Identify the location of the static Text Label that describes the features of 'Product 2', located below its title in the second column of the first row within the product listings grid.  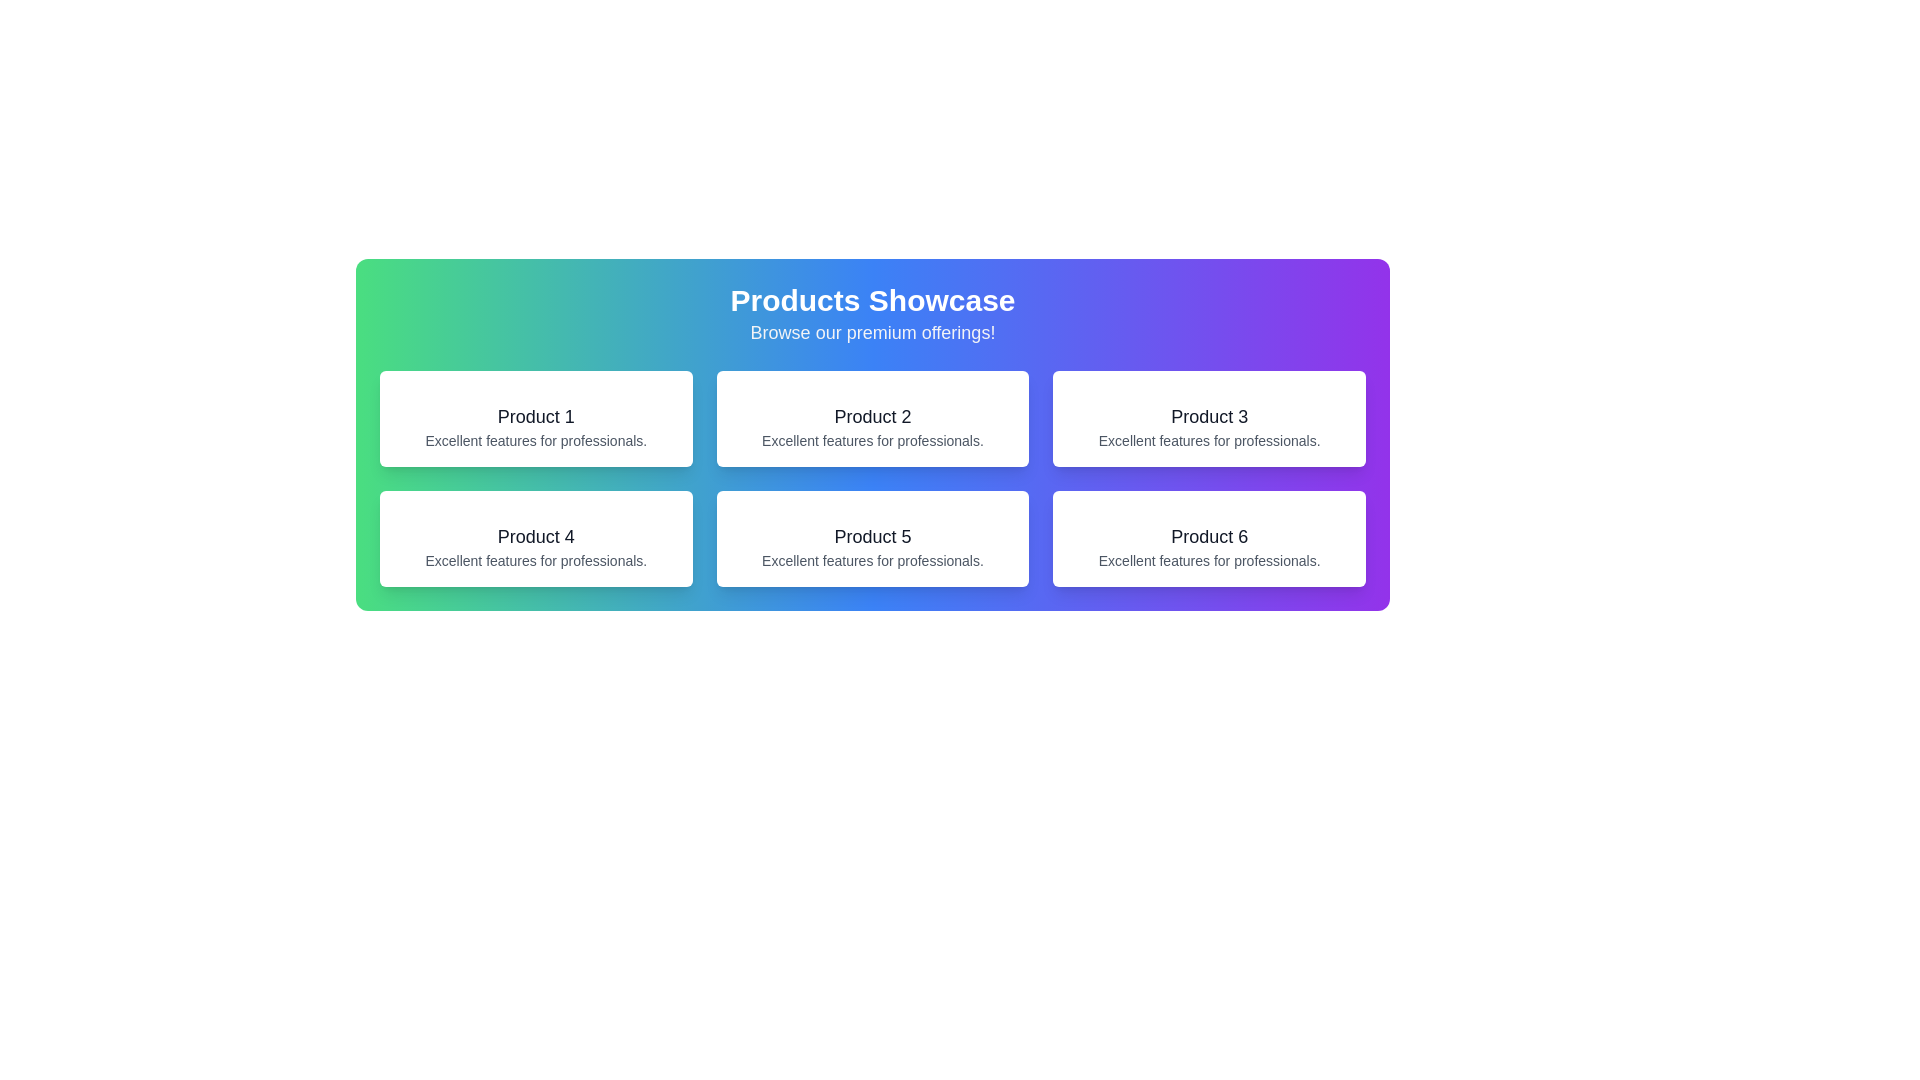
(873, 439).